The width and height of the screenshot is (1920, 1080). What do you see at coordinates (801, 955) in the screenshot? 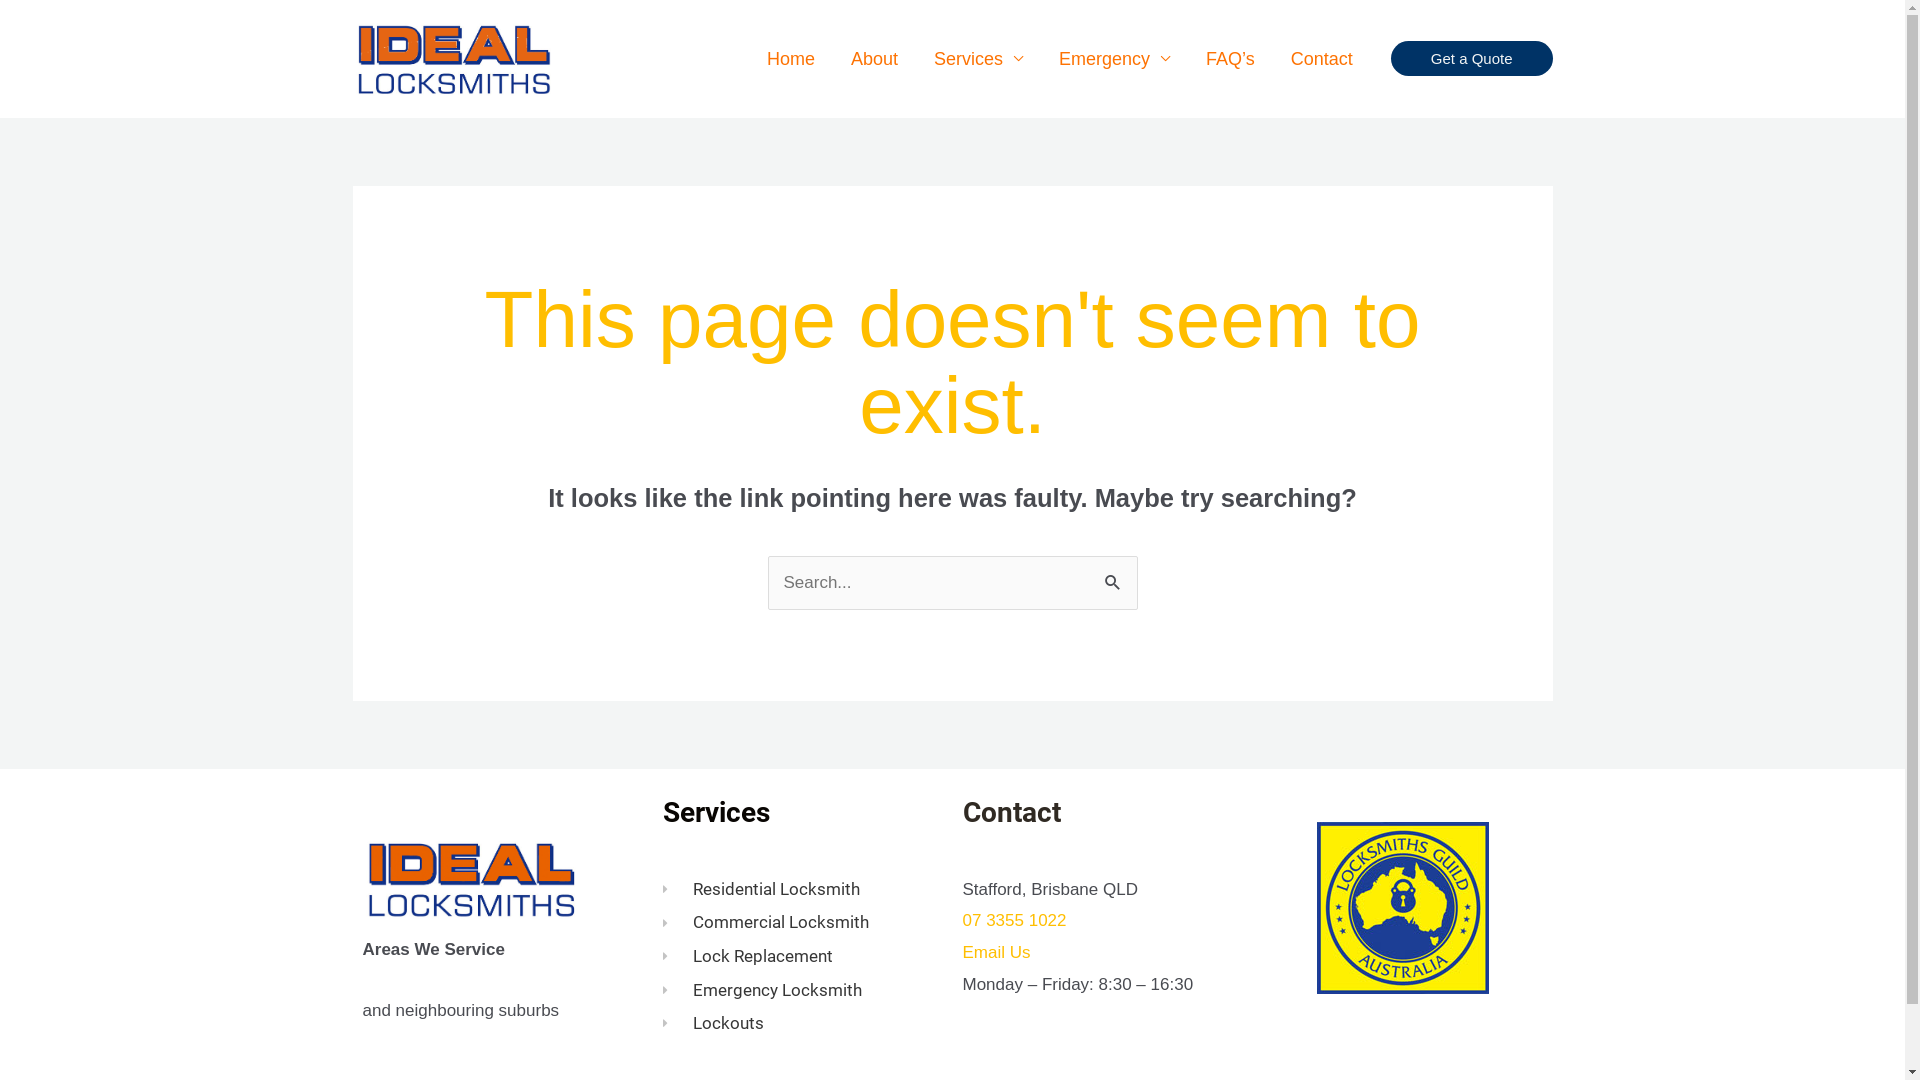
I see `'Lock Replacement'` at bounding box center [801, 955].